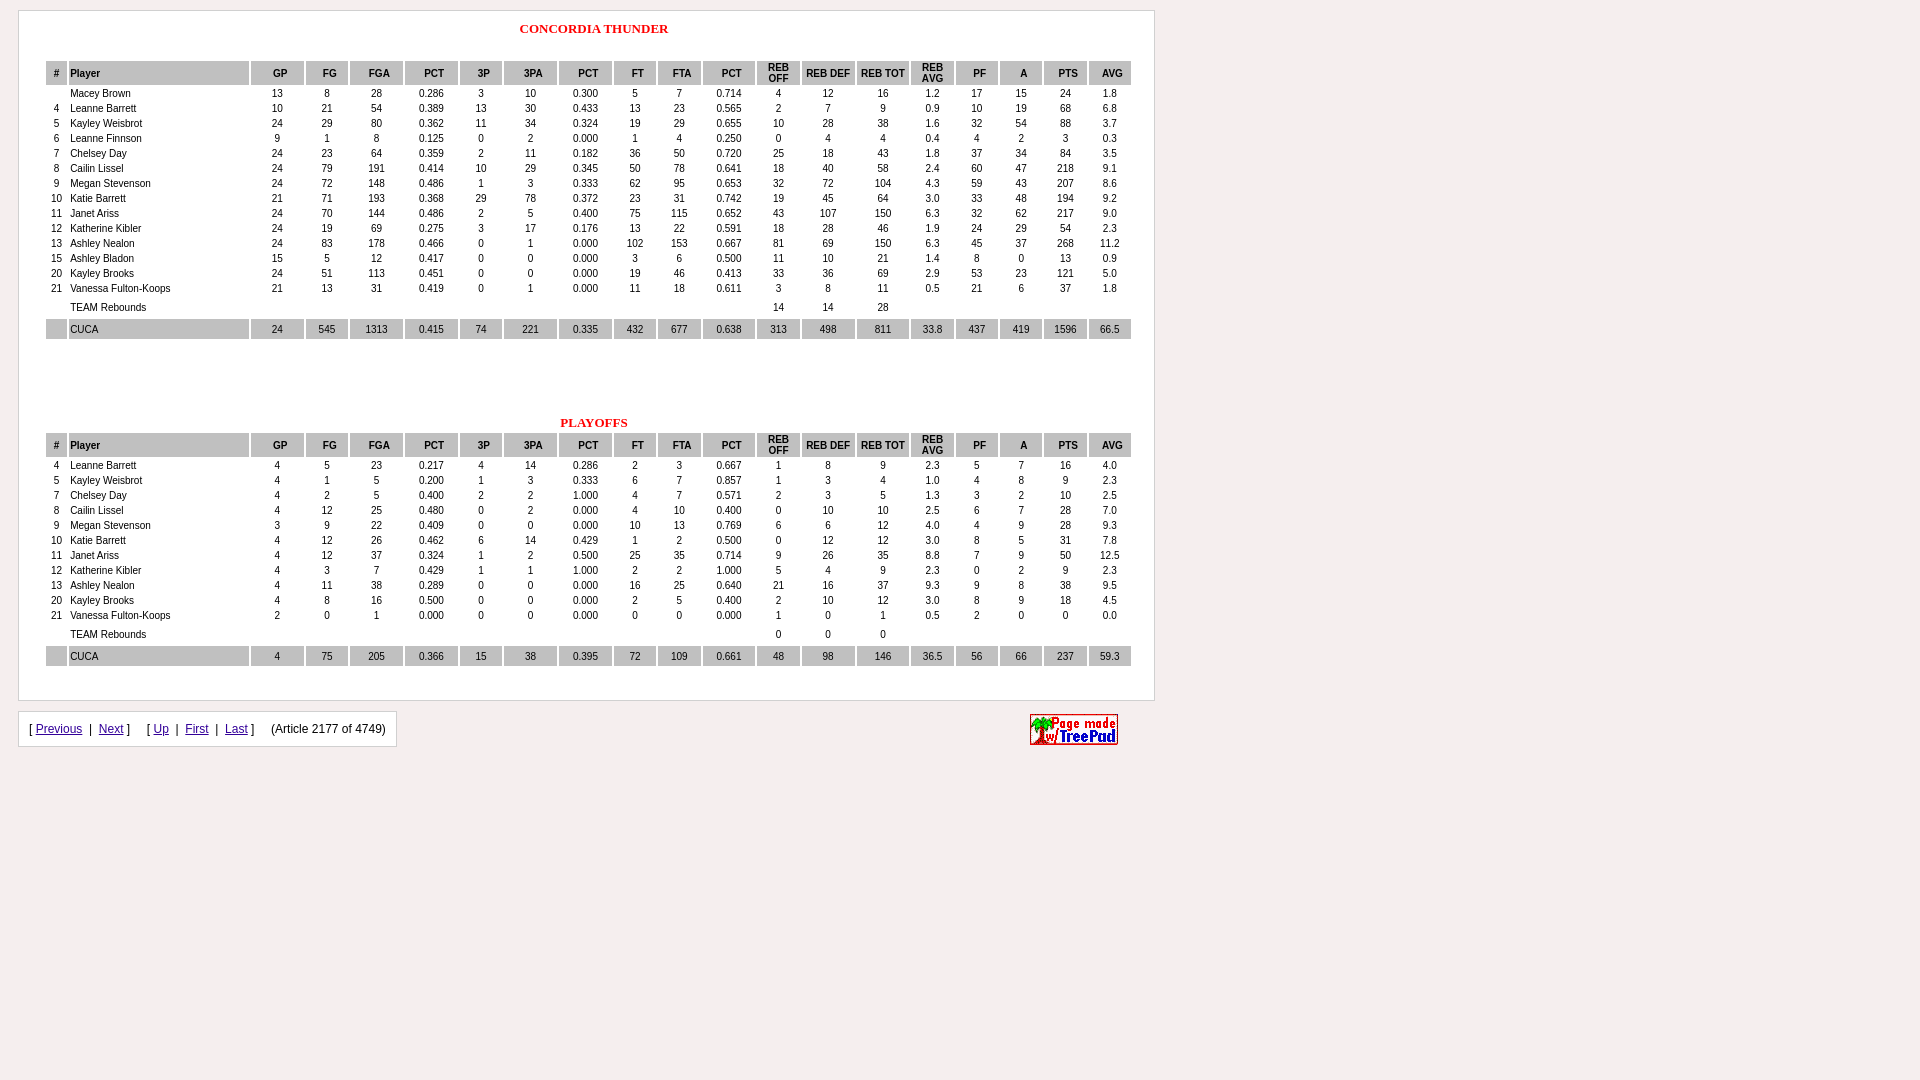 This screenshot has height=1080, width=1920. What do you see at coordinates (196, 729) in the screenshot?
I see `'First'` at bounding box center [196, 729].